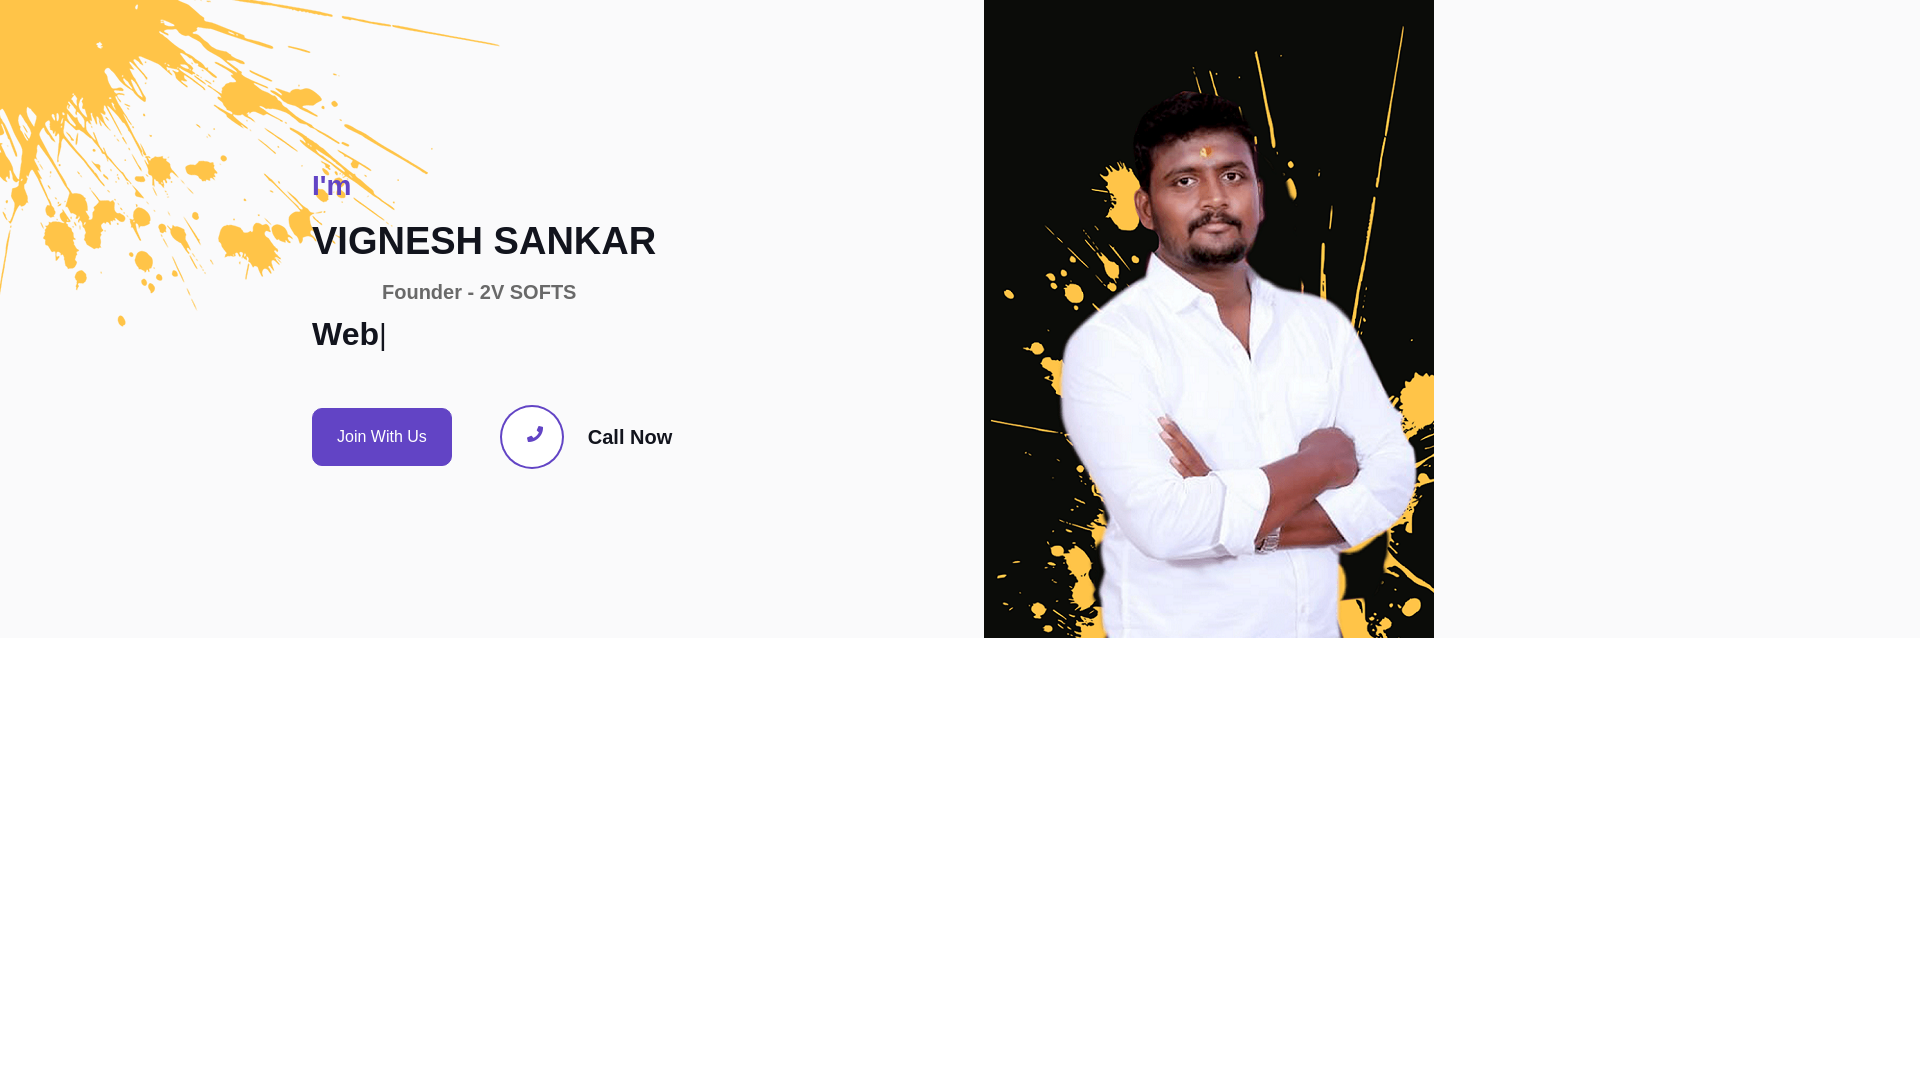 The width and height of the screenshot is (1920, 1080). What do you see at coordinates (382, 435) in the screenshot?
I see `'Join With Us'` at bounding box center [382, 435].